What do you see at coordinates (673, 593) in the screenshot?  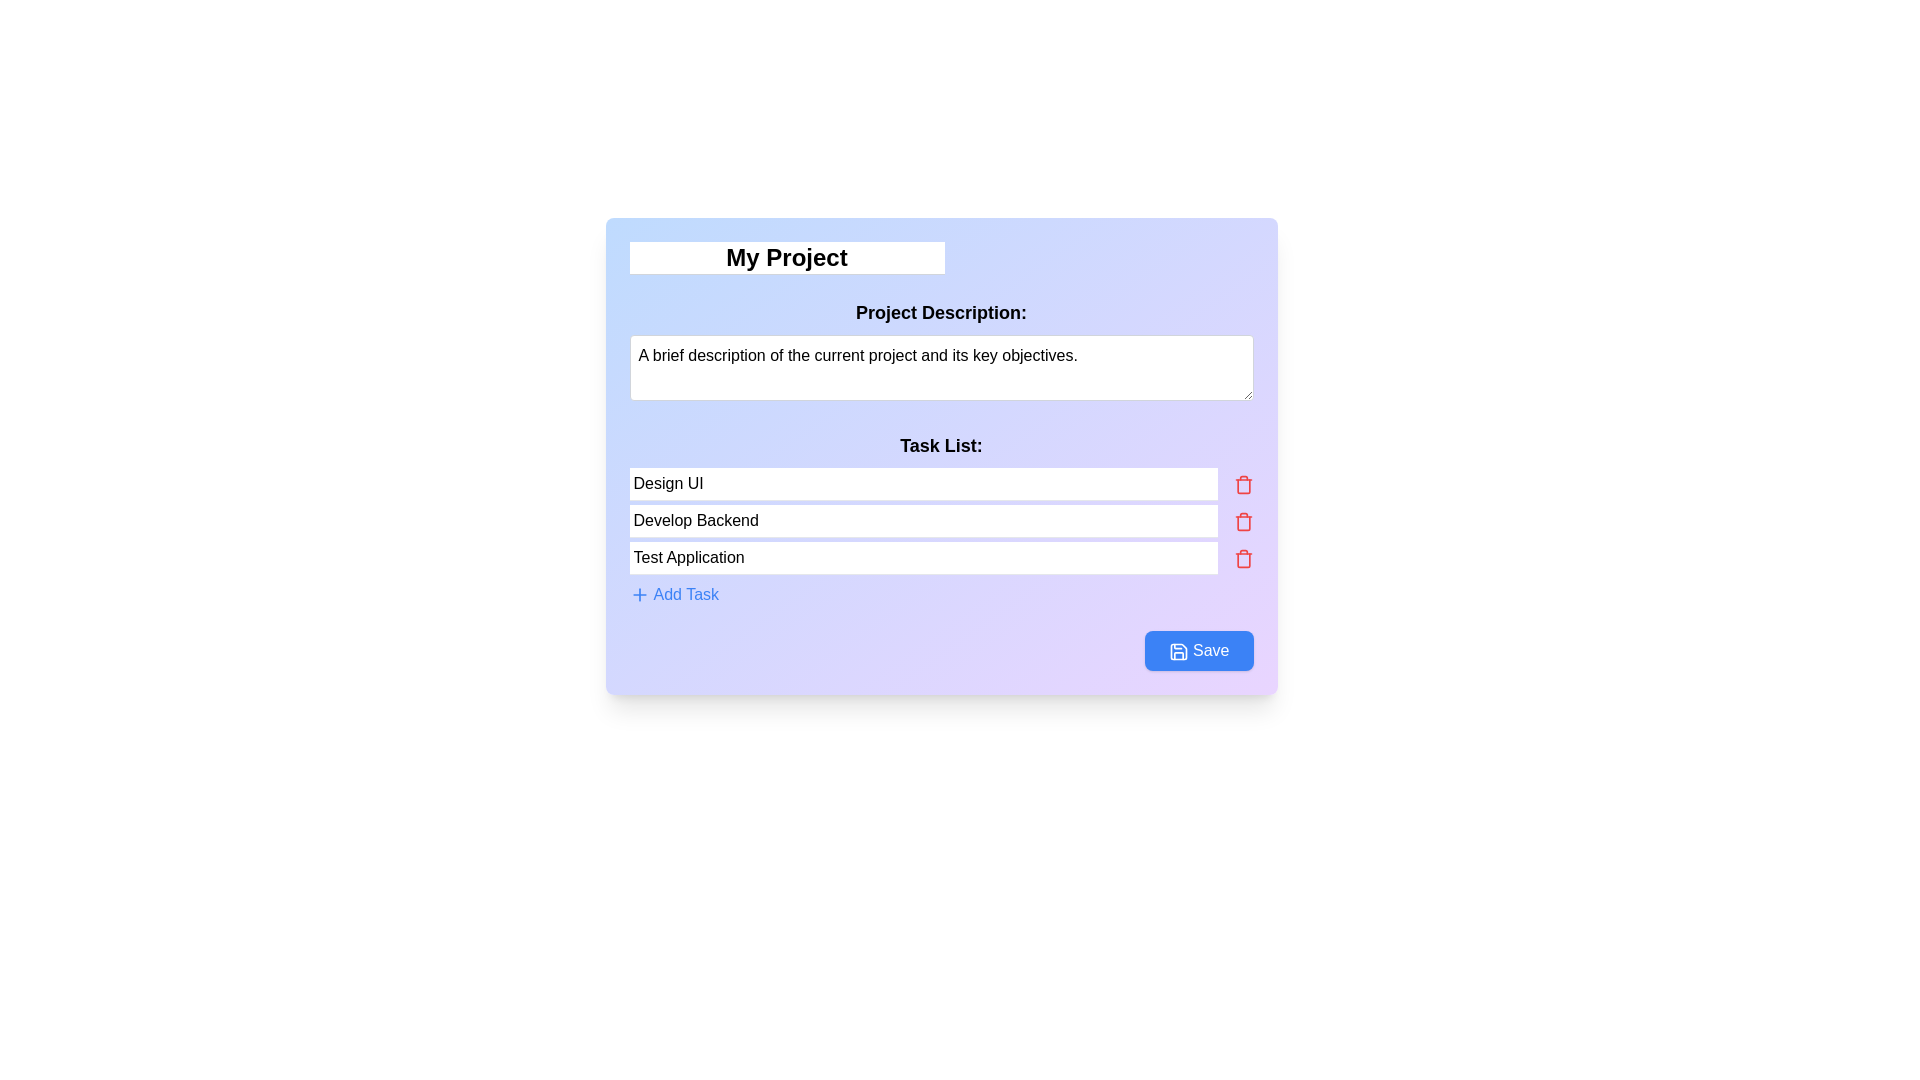 I see `the button with an icon located at the bottom of the 'Task List' section` at bounding box center [673, 593].